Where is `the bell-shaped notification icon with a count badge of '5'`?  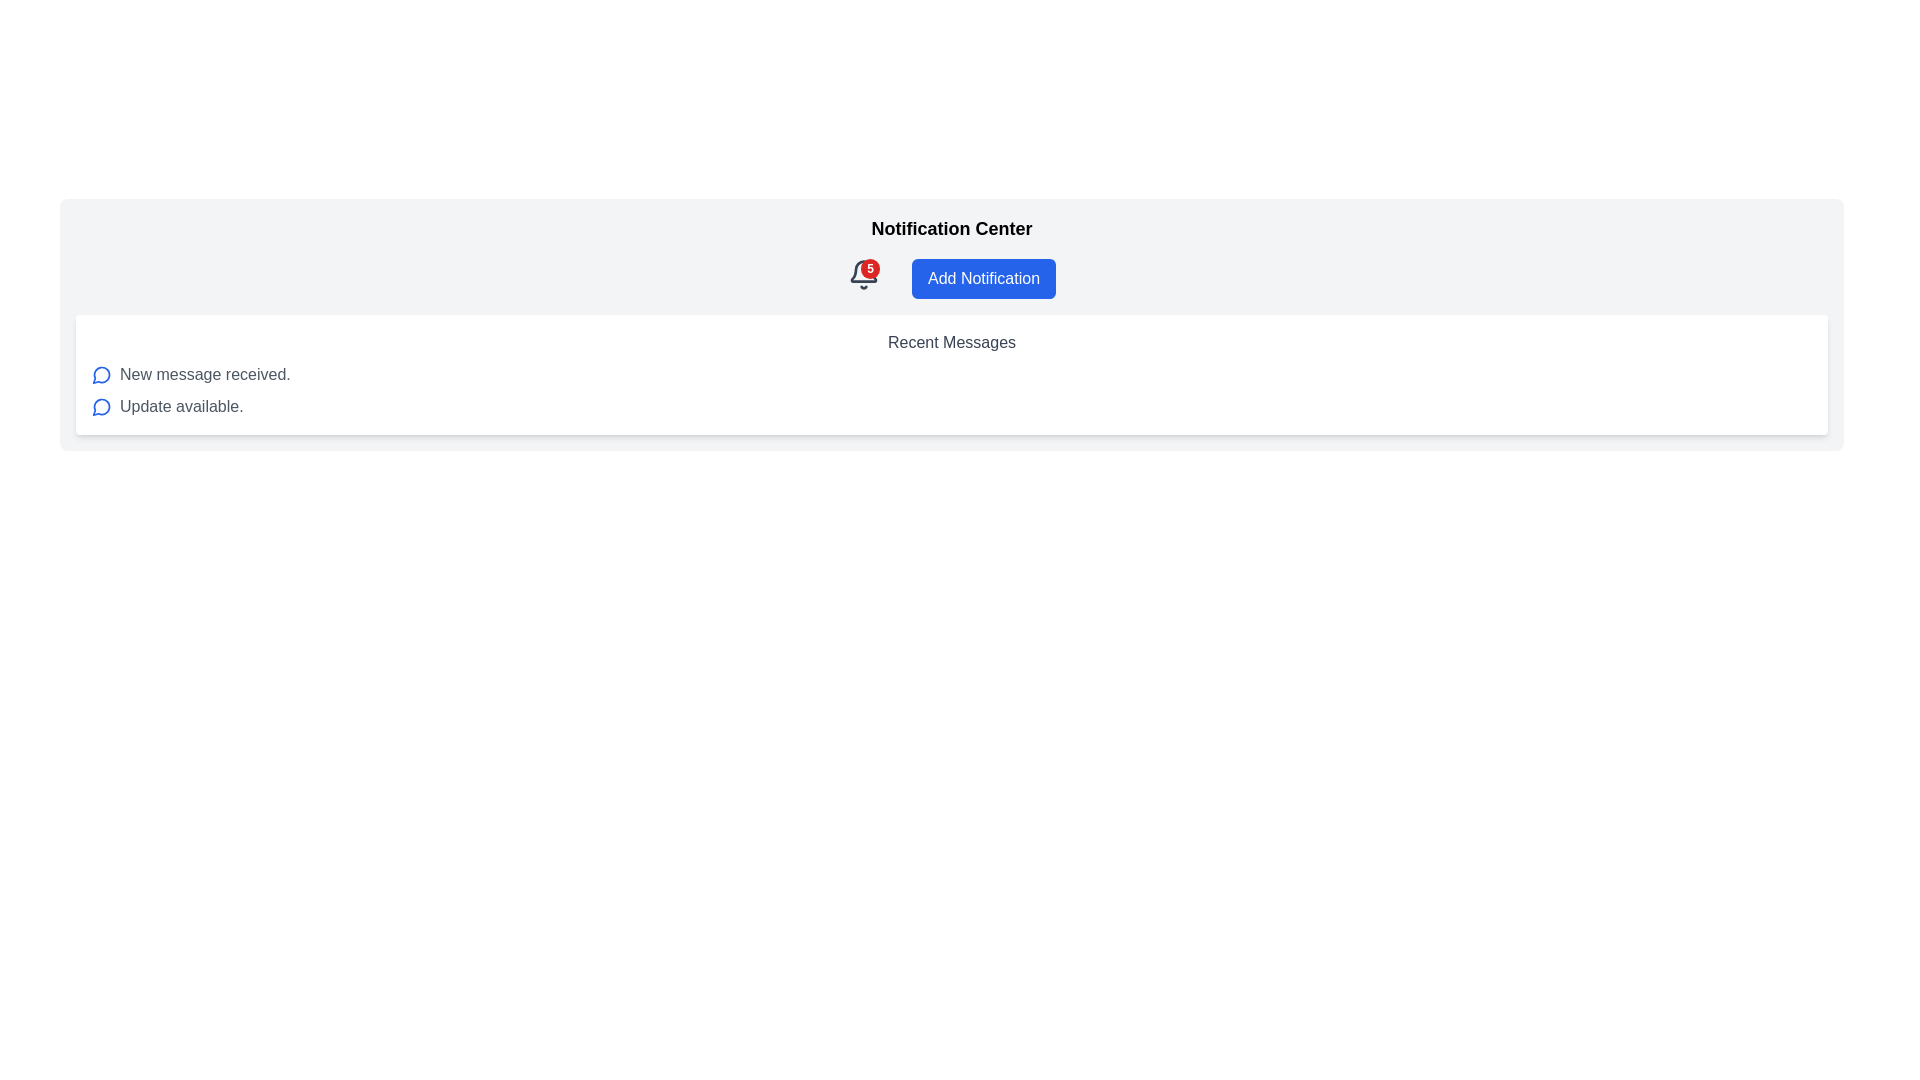 the bell-shaped notification icon with a count badge of '5' is located at coordinates (864, 274).